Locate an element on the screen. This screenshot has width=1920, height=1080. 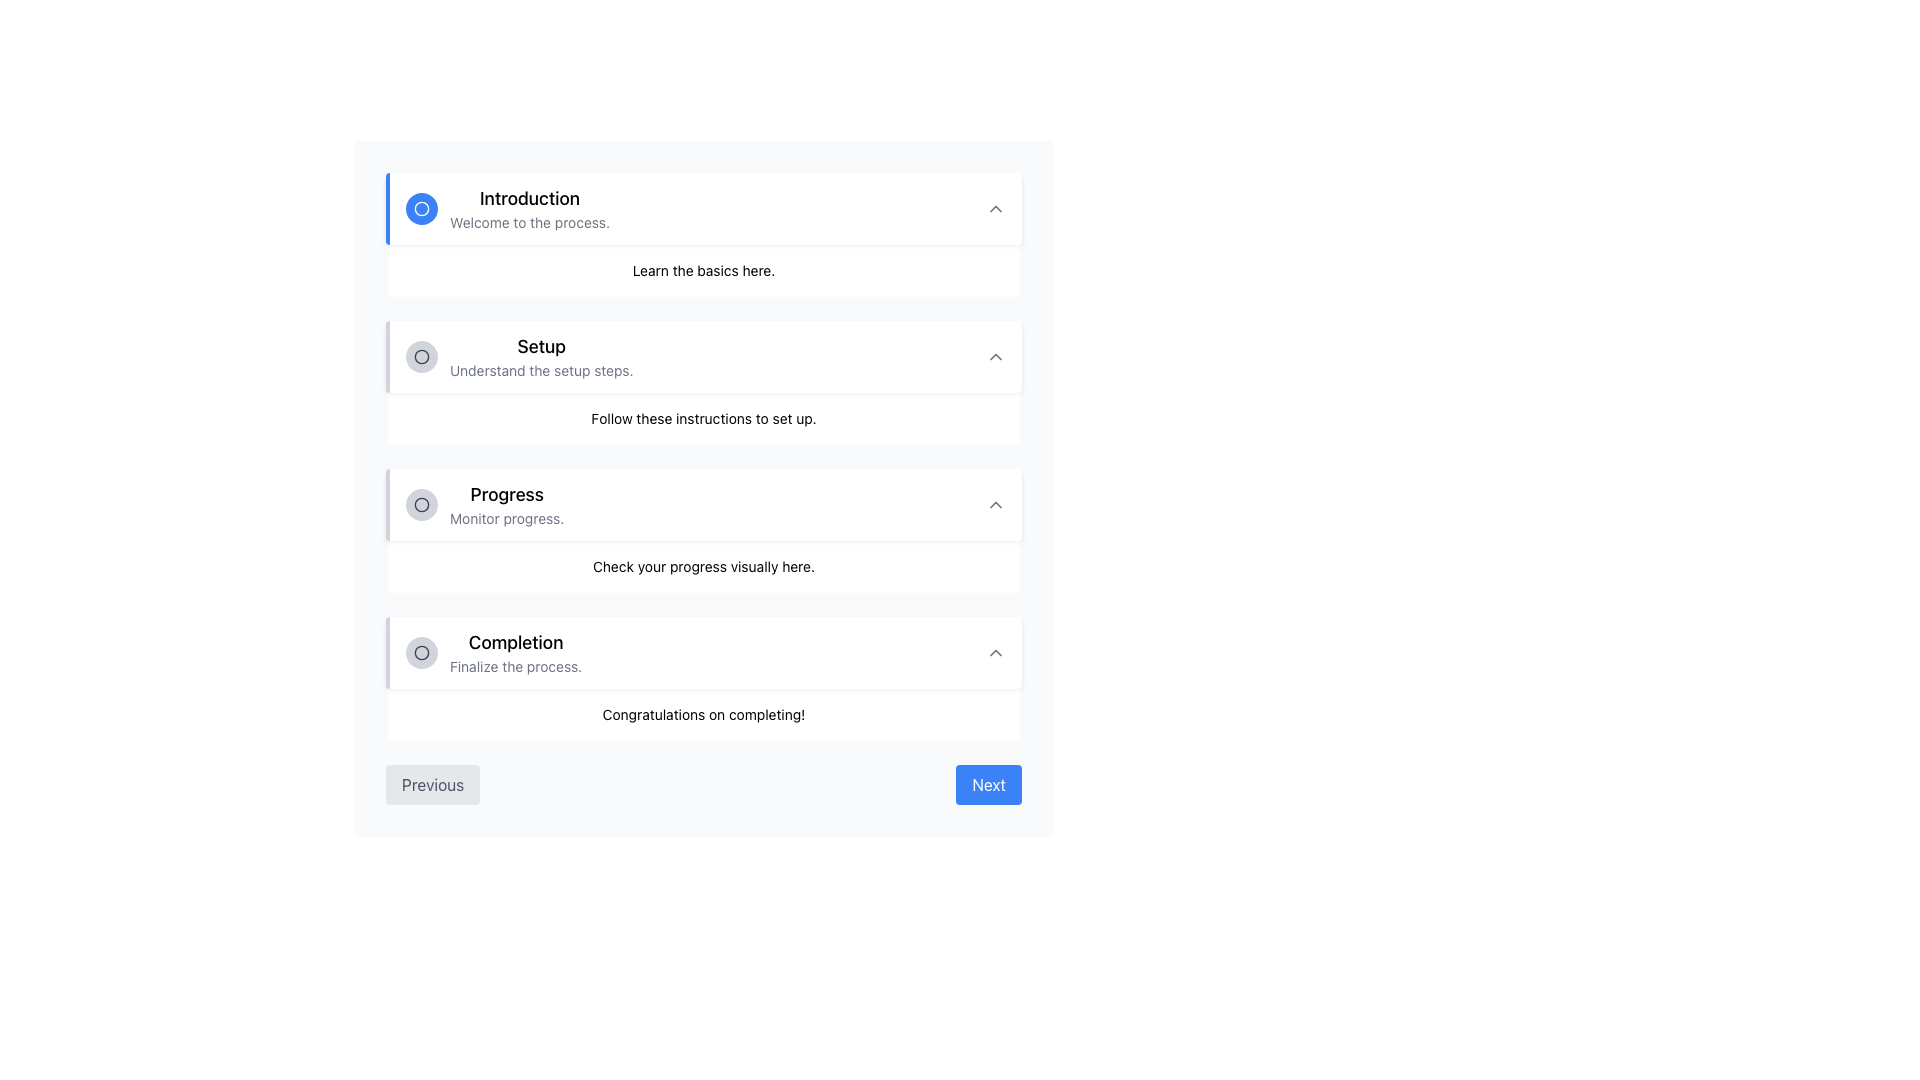
the 'Completion' text header, which is a bold label indicating the progress section of a multi-step process interface is located at coordinates (516, 643).